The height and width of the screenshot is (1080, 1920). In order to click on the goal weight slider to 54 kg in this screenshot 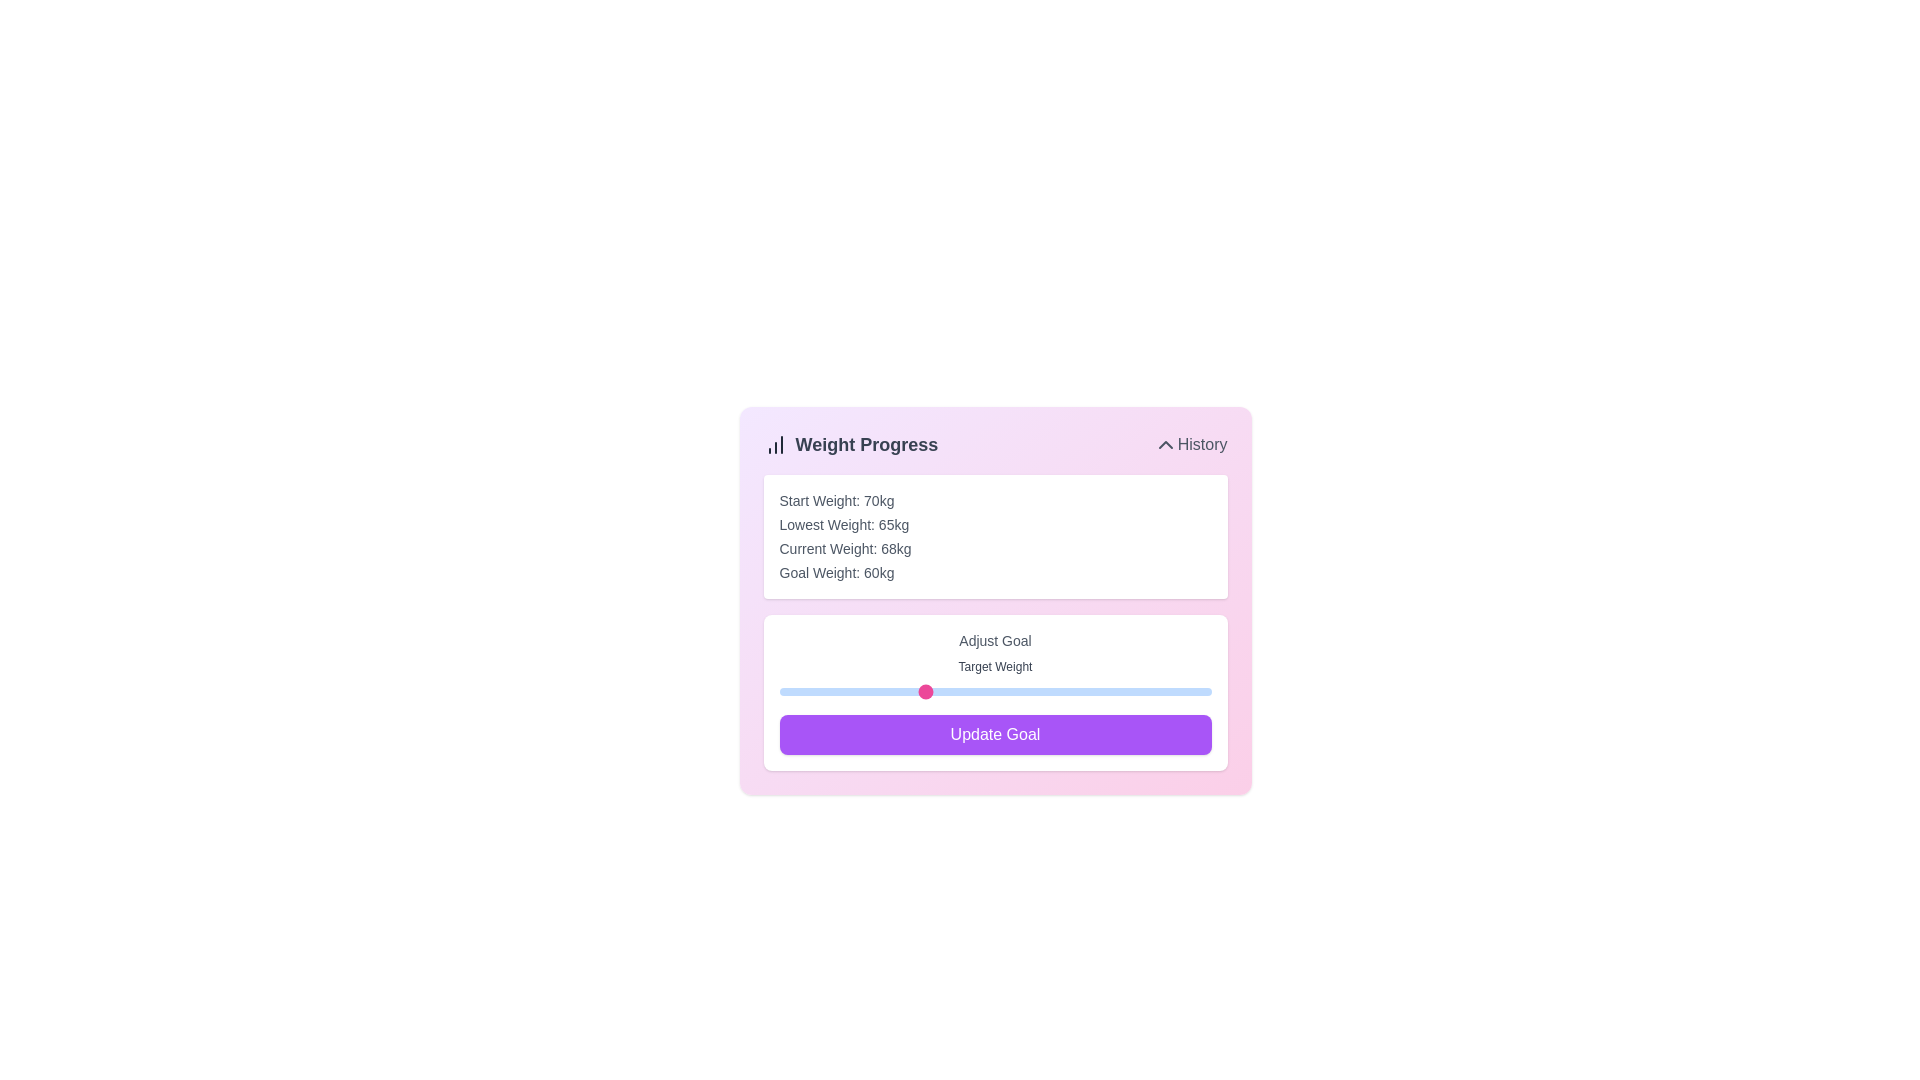, I will do `click(837, 690)`.